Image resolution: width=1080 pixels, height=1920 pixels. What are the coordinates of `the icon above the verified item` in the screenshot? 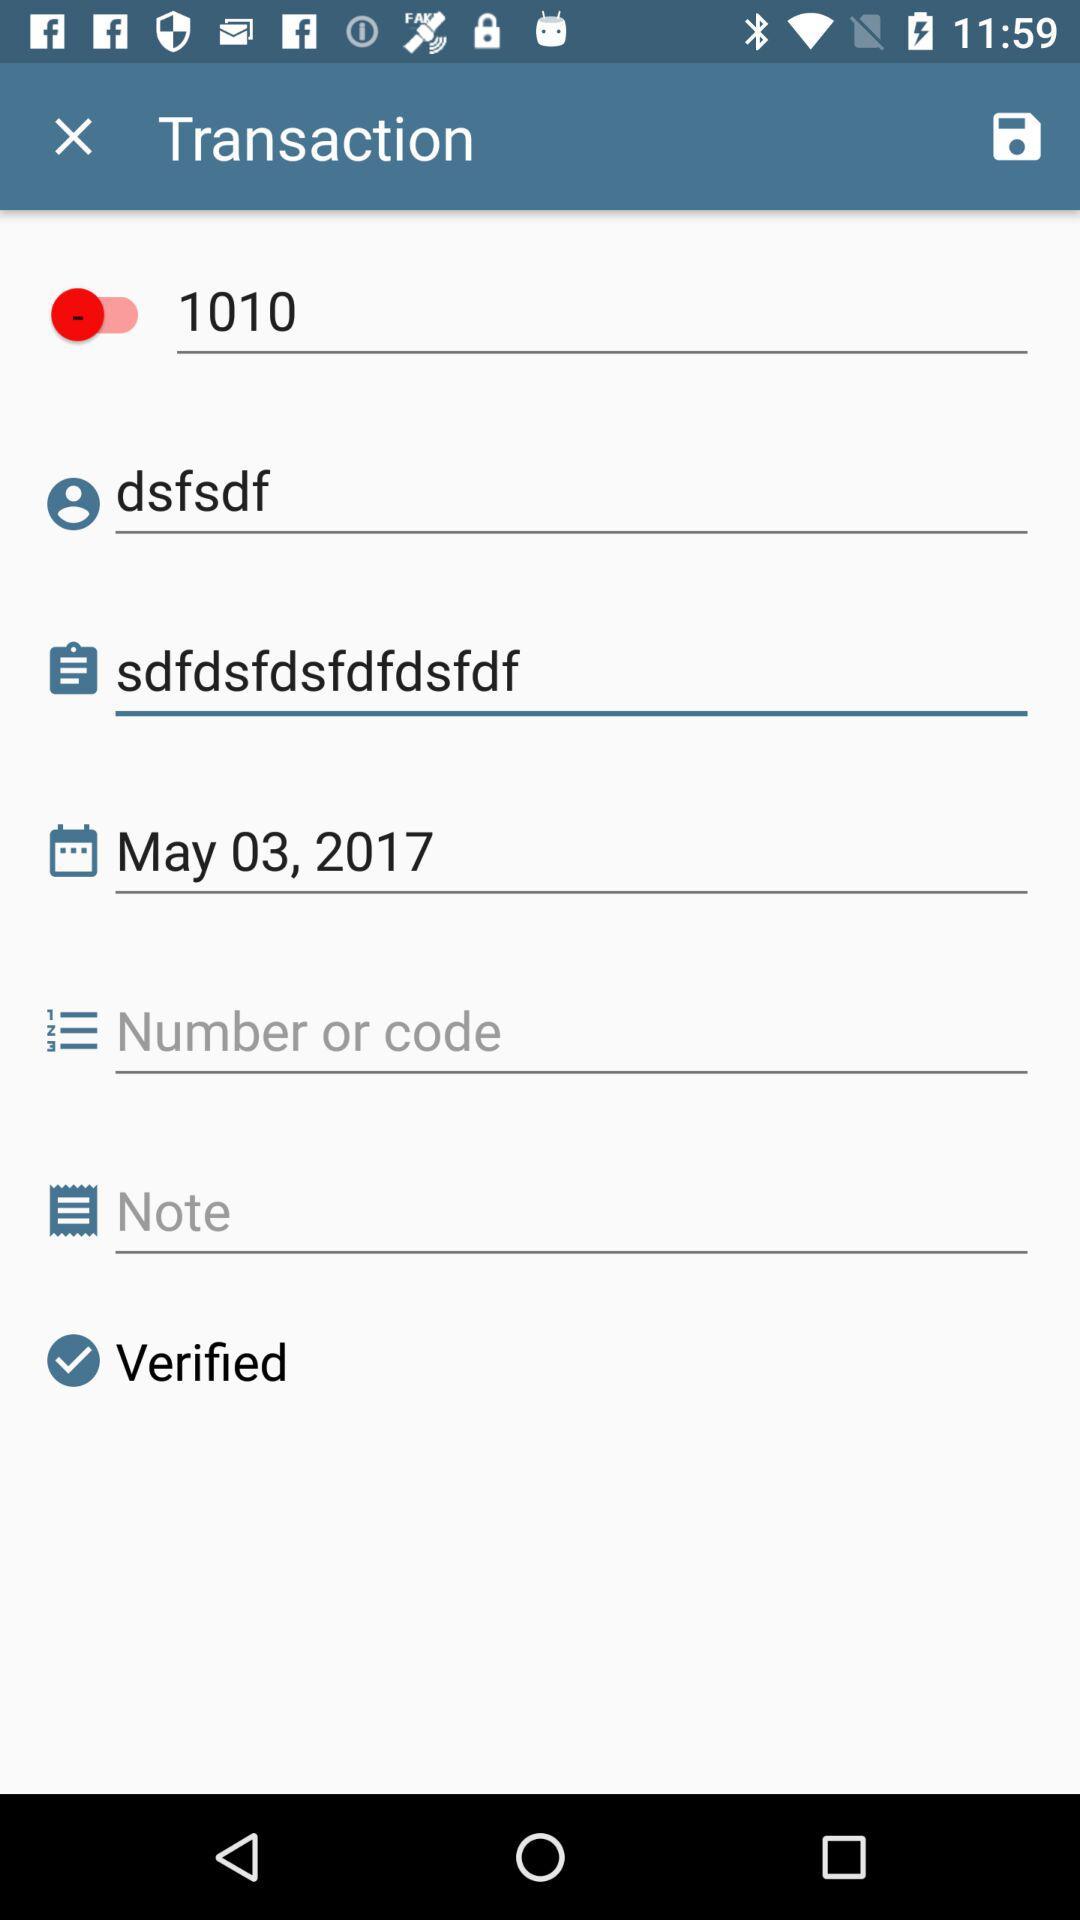 It's located at (571, 1209).